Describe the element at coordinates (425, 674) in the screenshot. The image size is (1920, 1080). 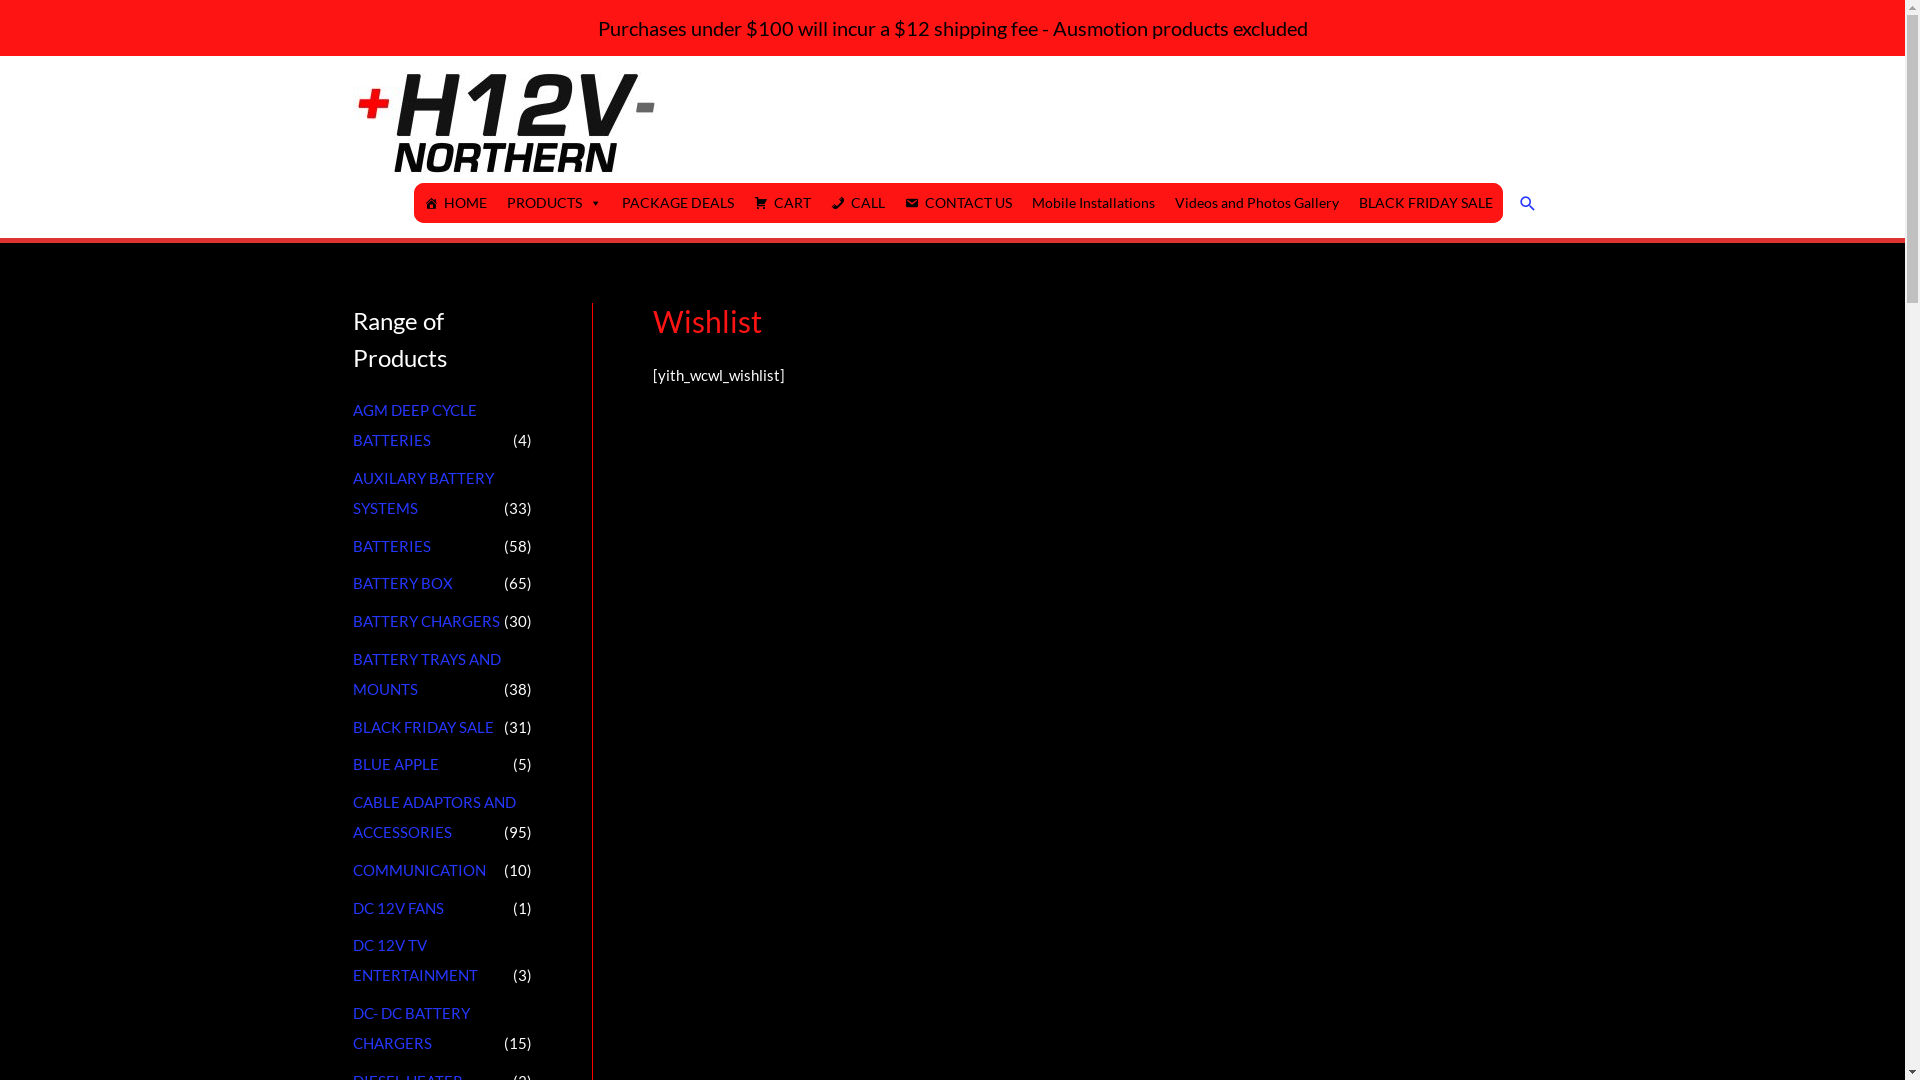
I see `'BATTERY TRAYS AND MOUNTS'` at that location.